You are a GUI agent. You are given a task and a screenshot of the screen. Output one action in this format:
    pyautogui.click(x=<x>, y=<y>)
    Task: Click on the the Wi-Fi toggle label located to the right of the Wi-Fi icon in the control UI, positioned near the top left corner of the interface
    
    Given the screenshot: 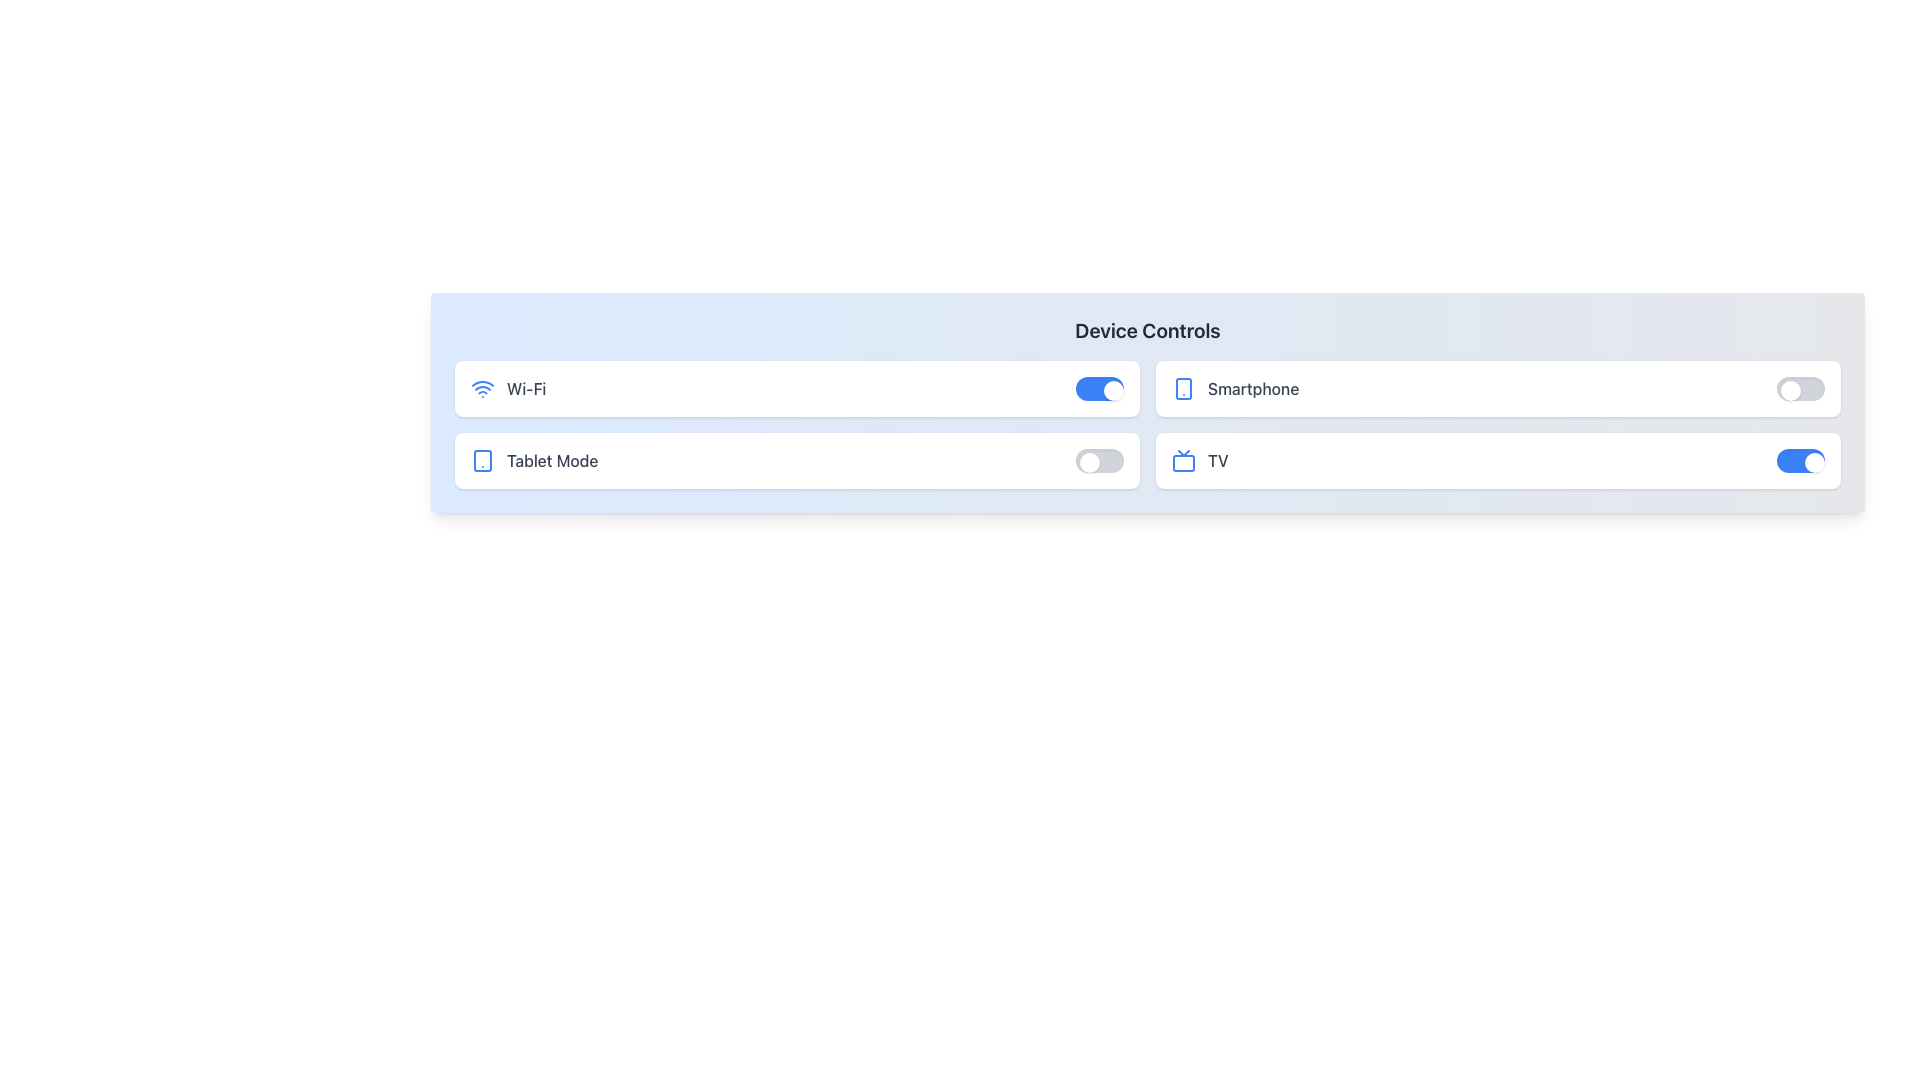 What is the action you would take?
    pyautogui.click(x=526, y=389)
    